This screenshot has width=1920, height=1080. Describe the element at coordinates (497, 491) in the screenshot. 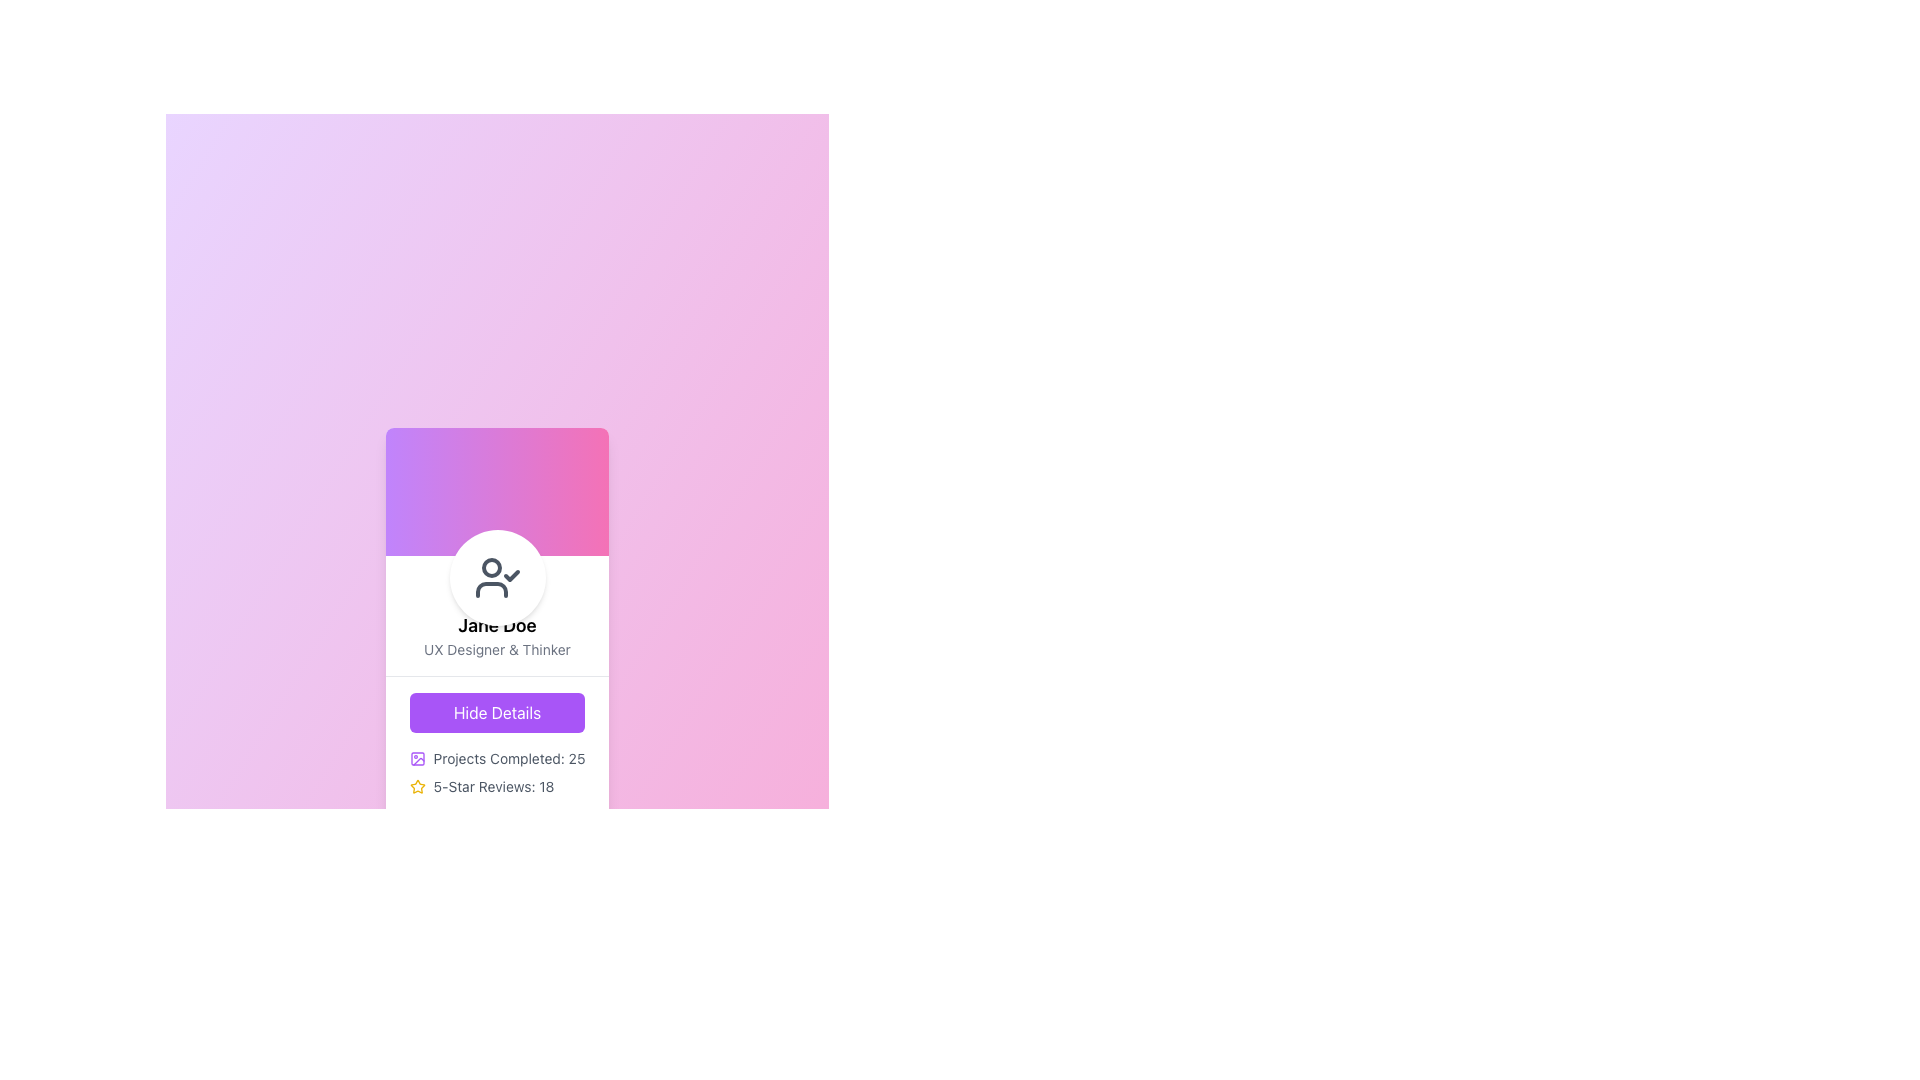

I see `the decorative background panel located at the top center of the card, which enhances the visual appeal of the layout` at that location.